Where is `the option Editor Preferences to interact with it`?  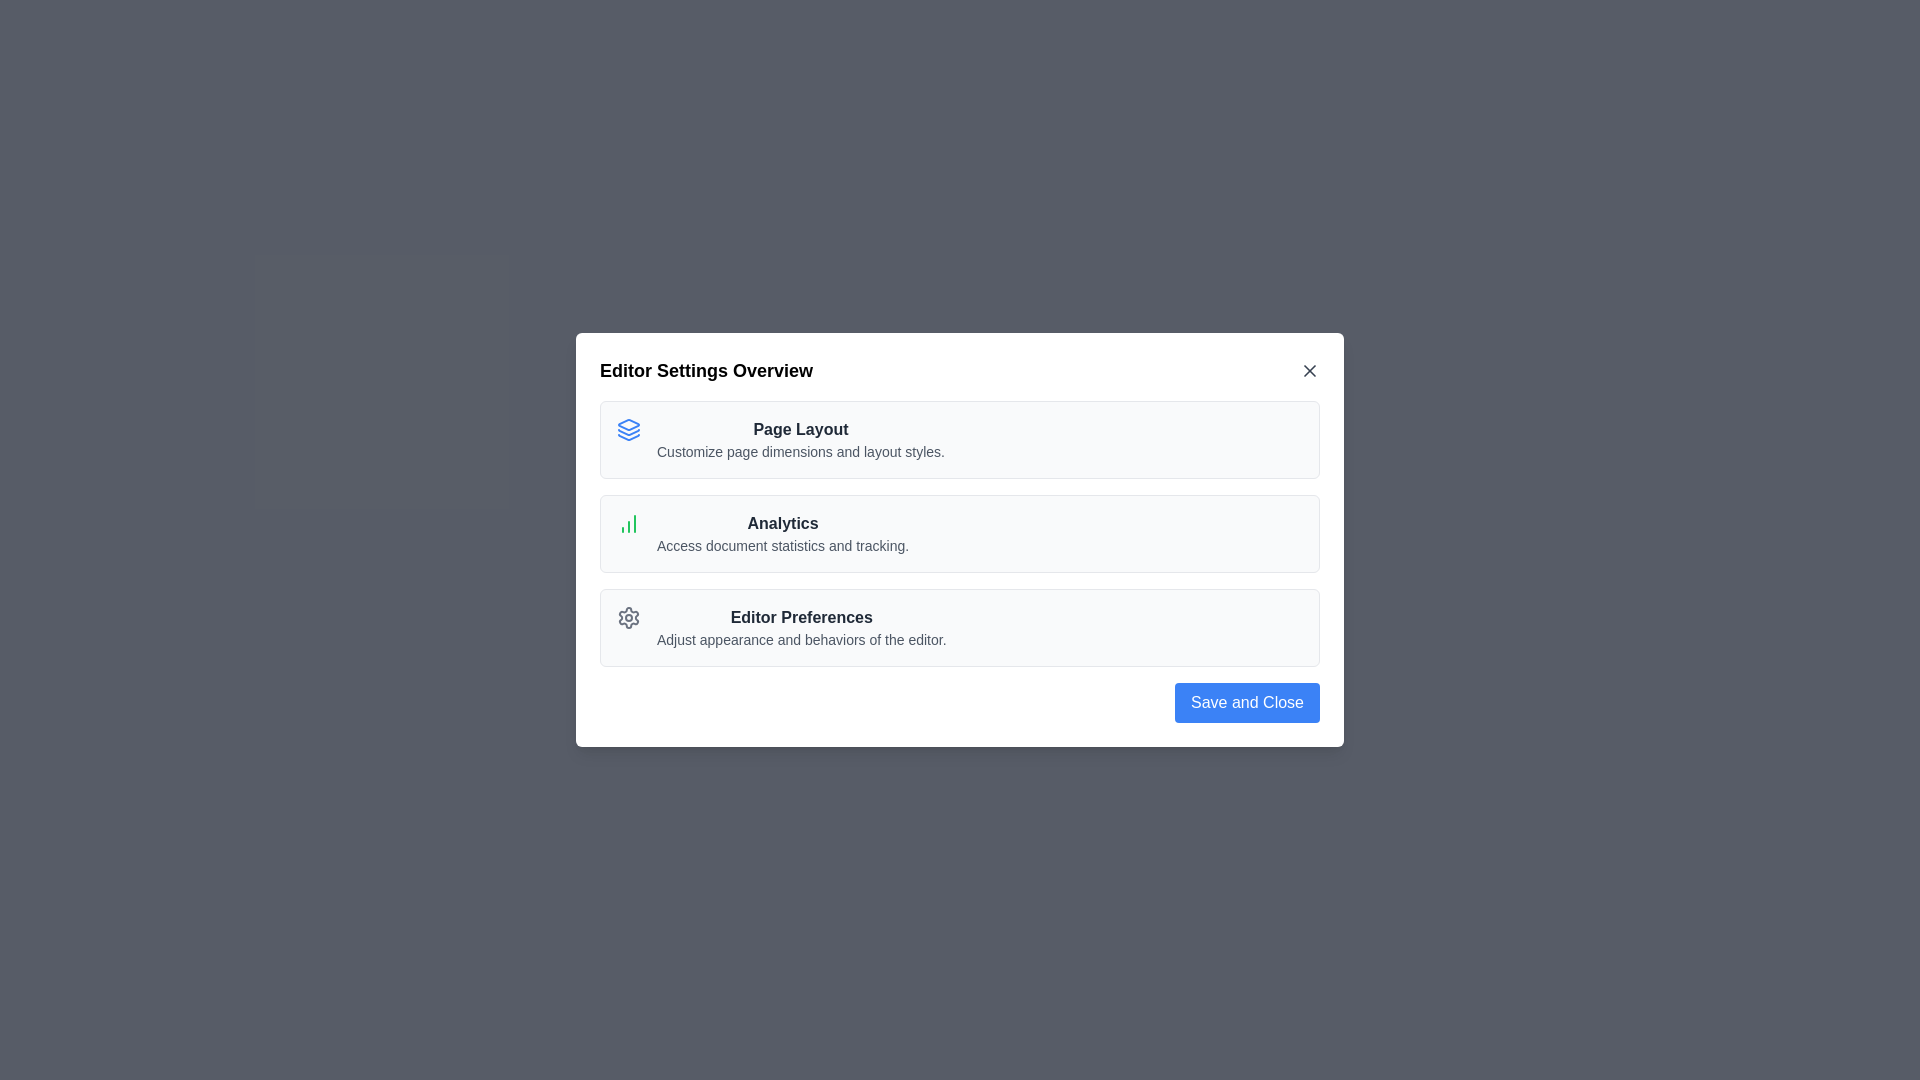
the option Editor Preferences to interact with it is located at coordinates (800, 627).